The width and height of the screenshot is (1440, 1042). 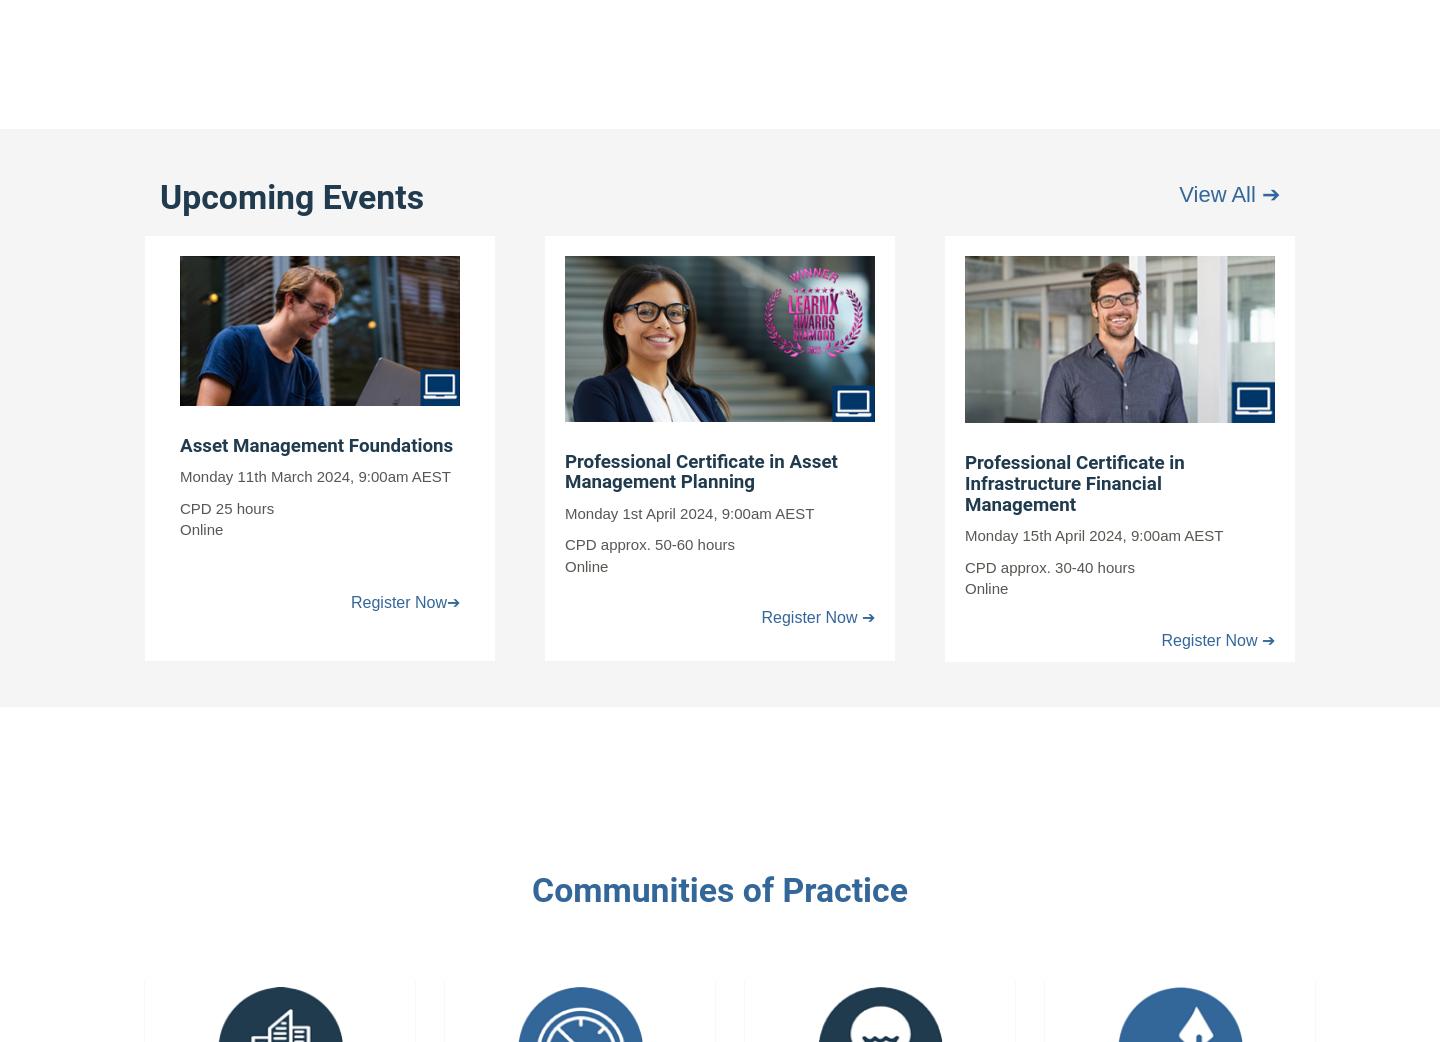 I want to click on 'CPD approx. 30-40 hours', so click(x=963, y=565).